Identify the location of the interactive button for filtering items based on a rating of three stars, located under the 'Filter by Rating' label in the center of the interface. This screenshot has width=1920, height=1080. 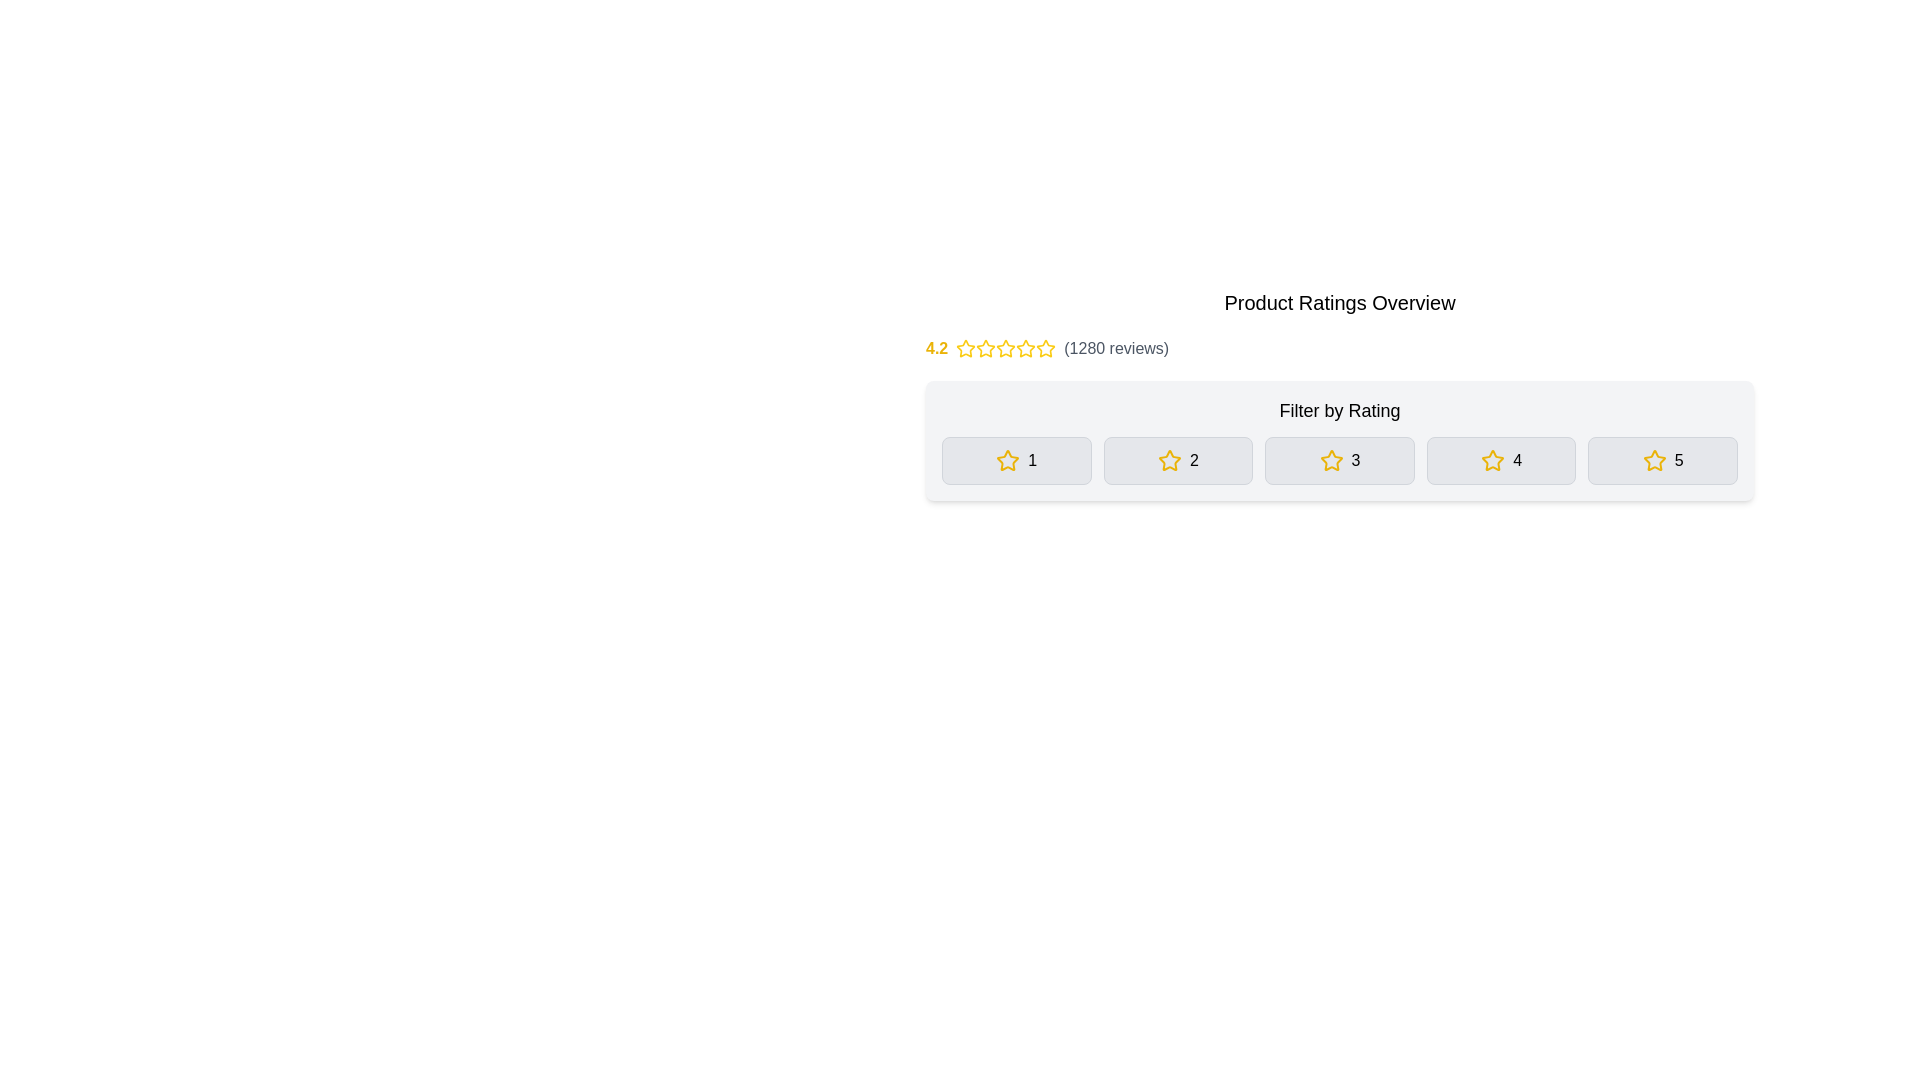
(1339, 461).